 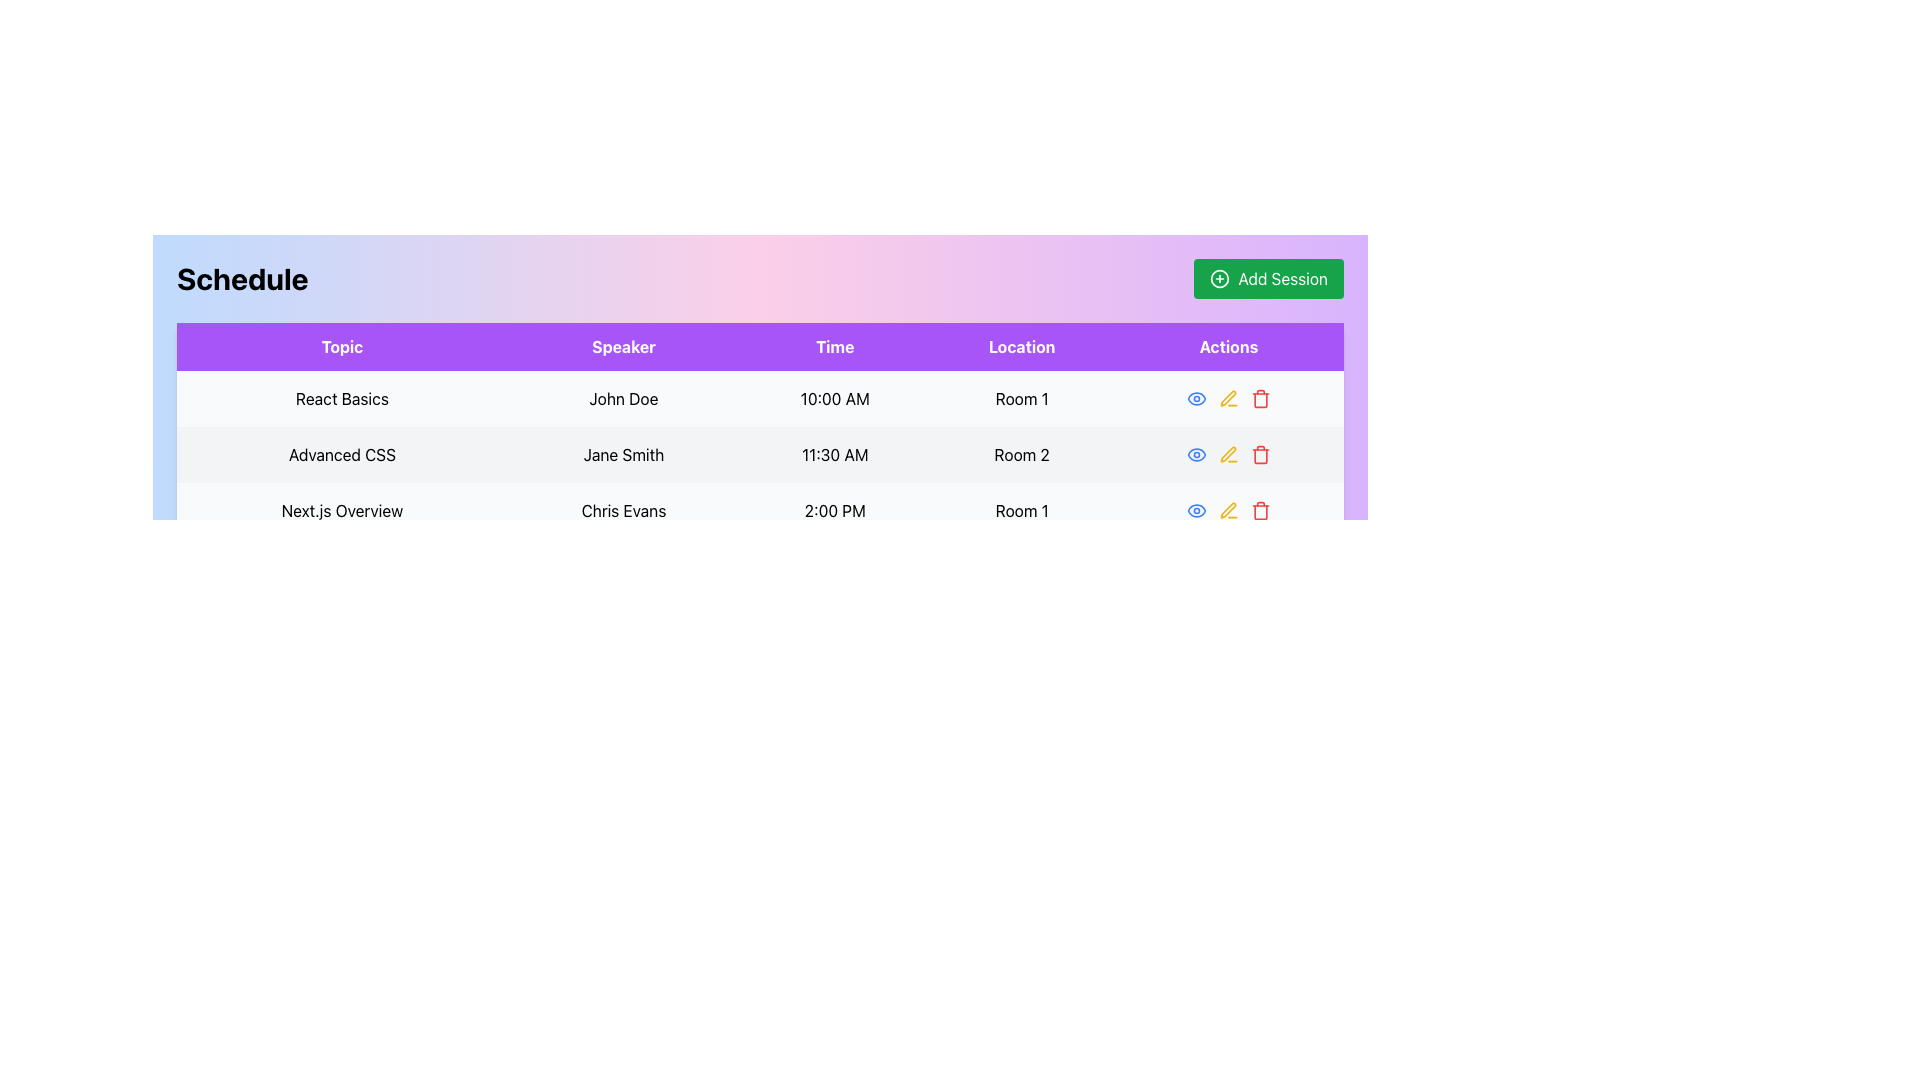 I want to click on the 'Speaker' column header, which is the second header item from the left in the table layout, positioned between the 'Topic' and 'Time' headers, so click(x=623, y=346).